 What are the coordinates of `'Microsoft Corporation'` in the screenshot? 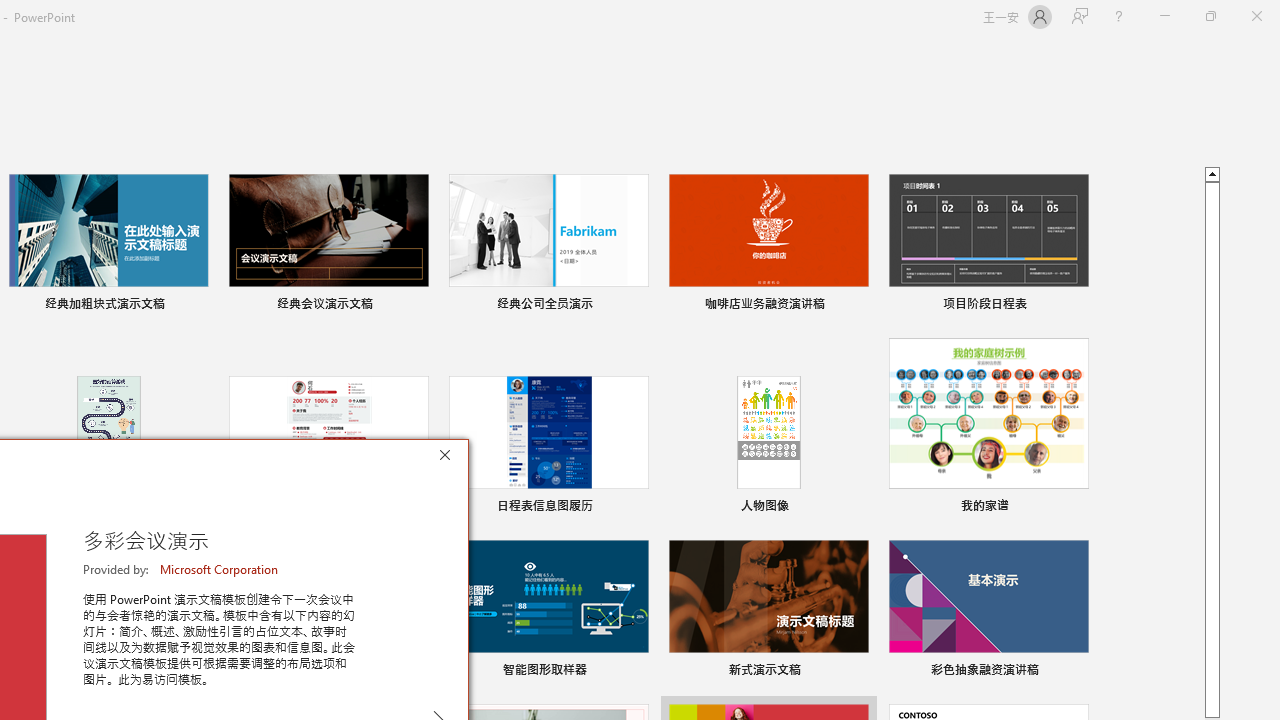 It's located at (220, 569).